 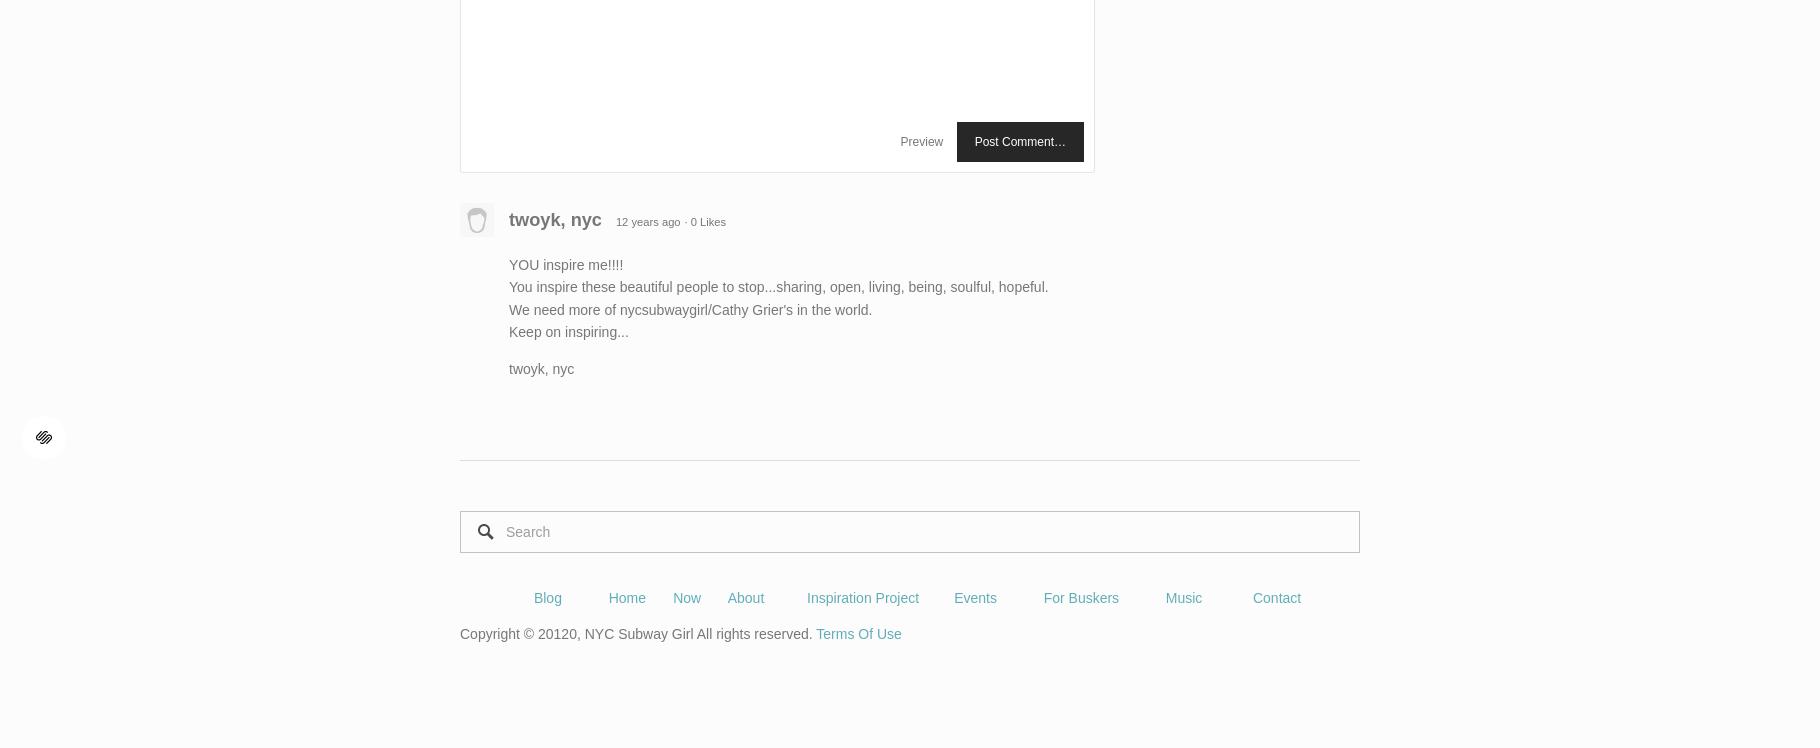 I want to click on 'Preview', so click(x=899, y=140).